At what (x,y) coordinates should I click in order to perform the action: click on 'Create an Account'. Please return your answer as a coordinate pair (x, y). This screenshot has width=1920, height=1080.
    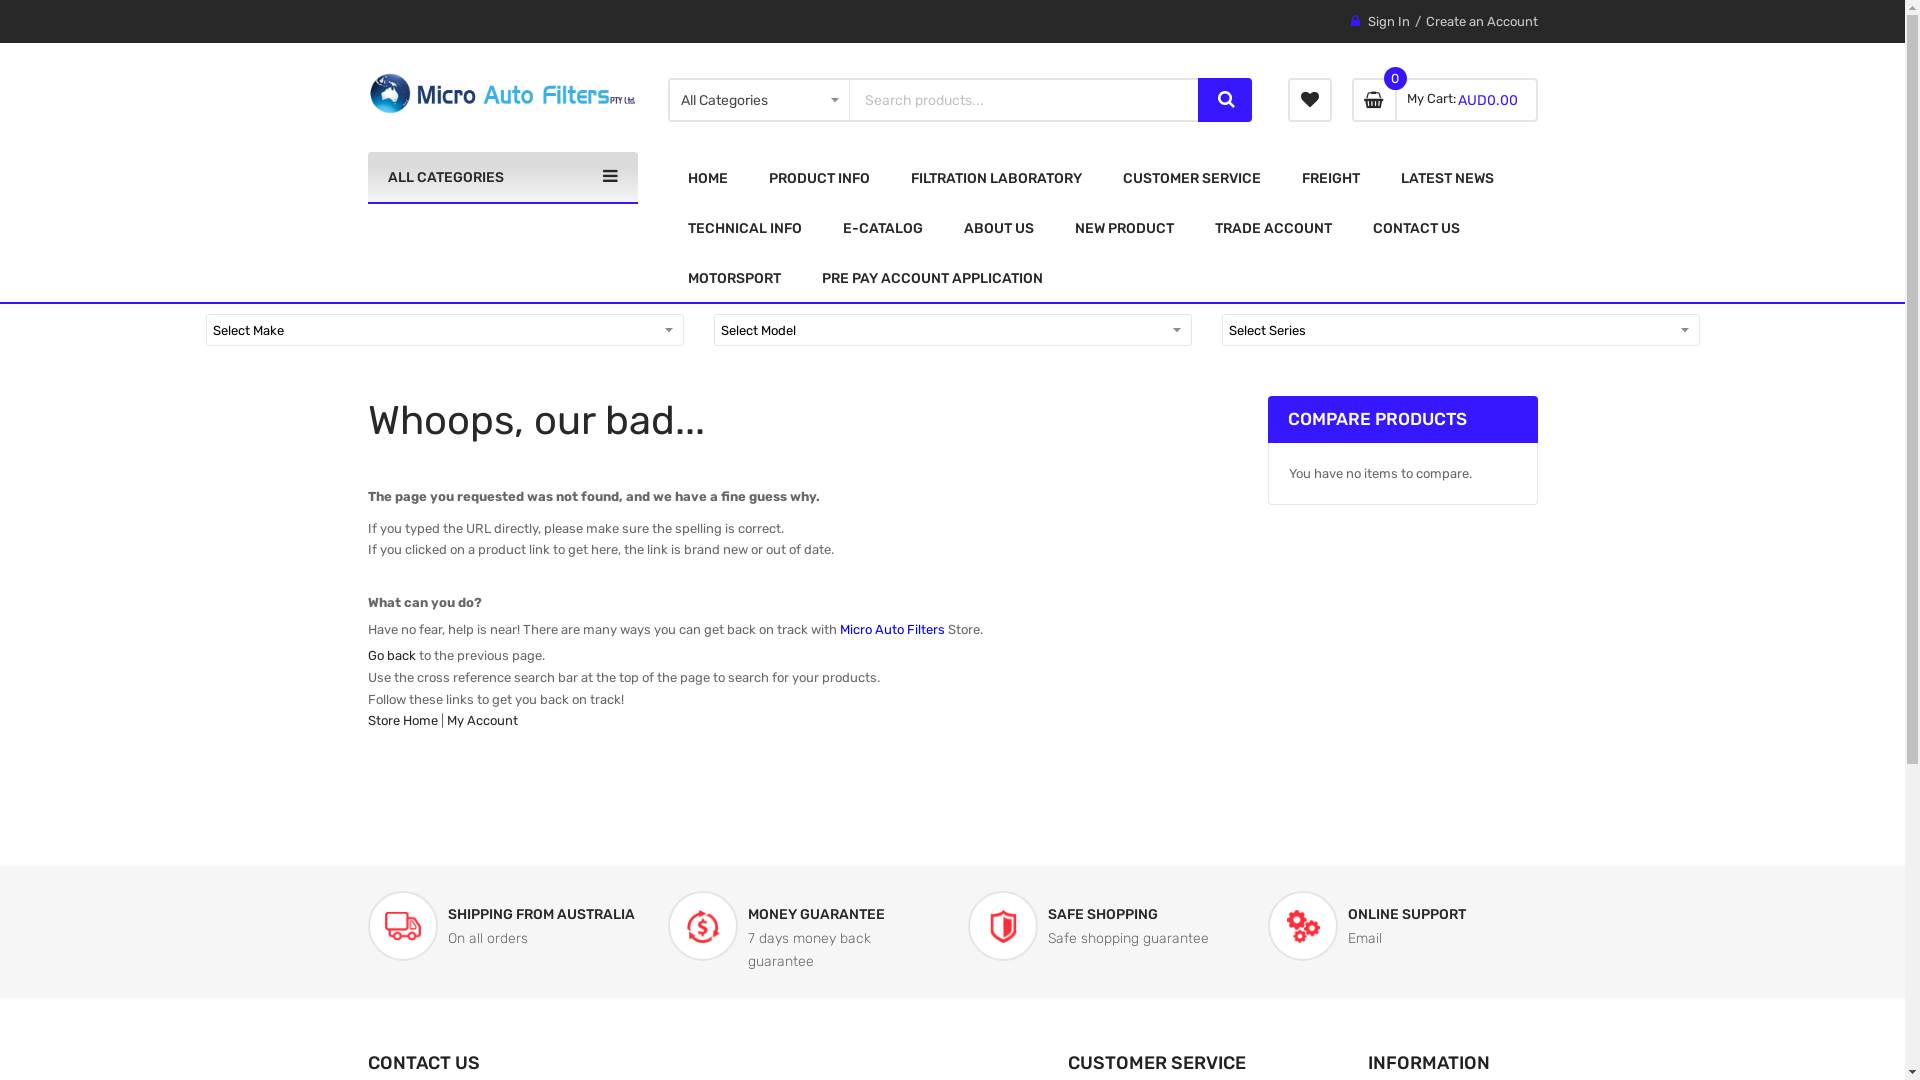
    Looking at the image, I should click on (1482, 21).